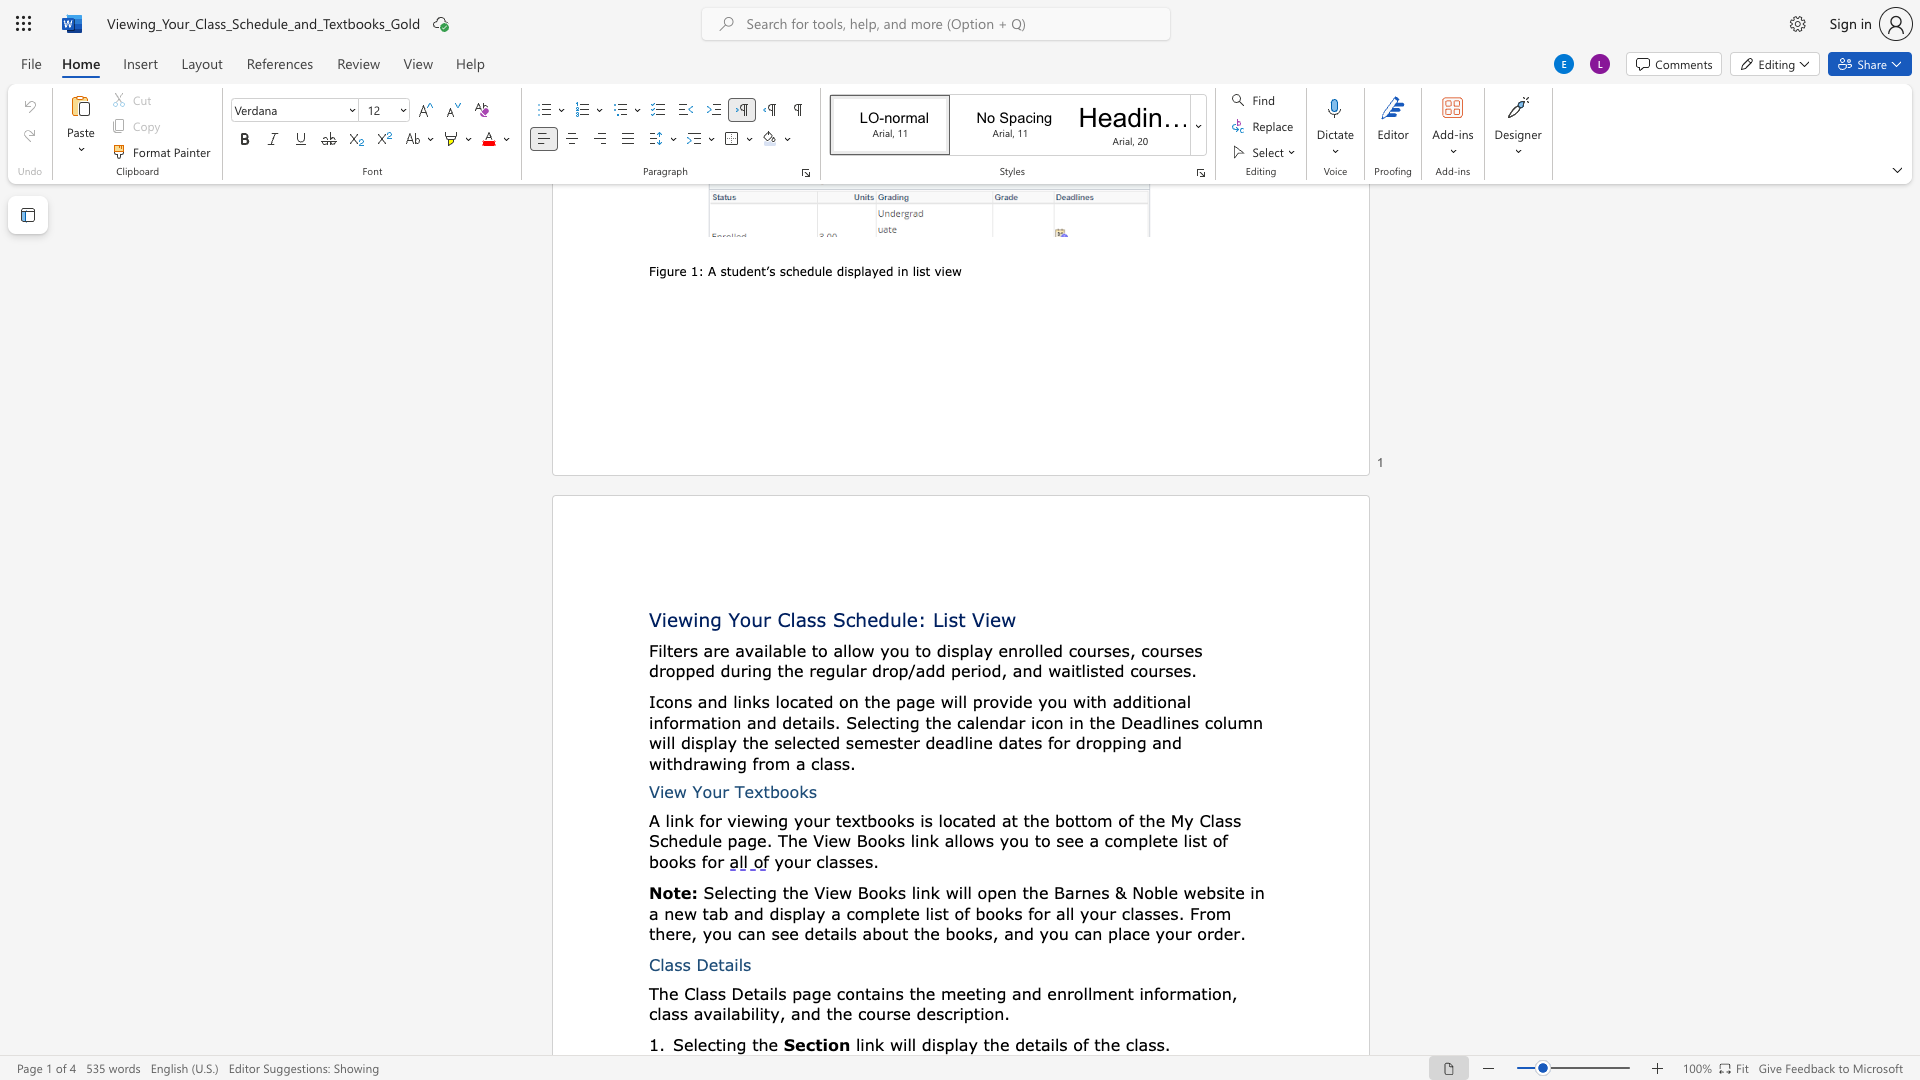  Describe the element at coordinates (713, 963) in the screenshot. I see `the 1th character "e" in the text` at that location.